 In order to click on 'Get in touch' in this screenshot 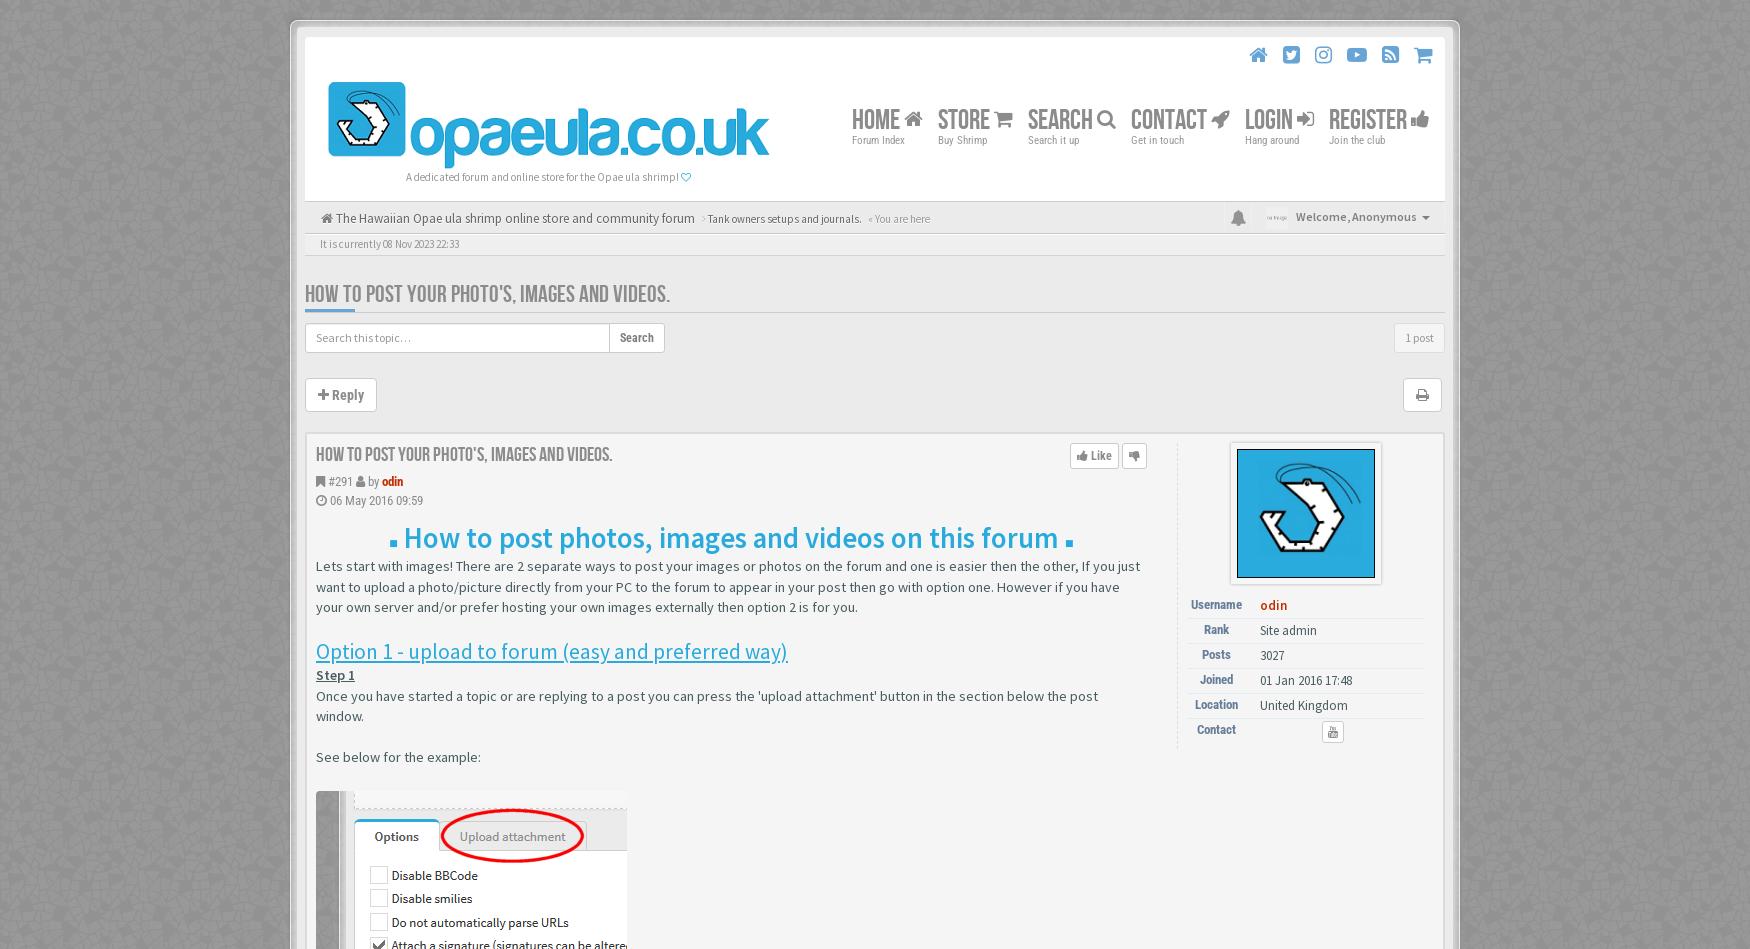, I will do `click(1156, 139)`.